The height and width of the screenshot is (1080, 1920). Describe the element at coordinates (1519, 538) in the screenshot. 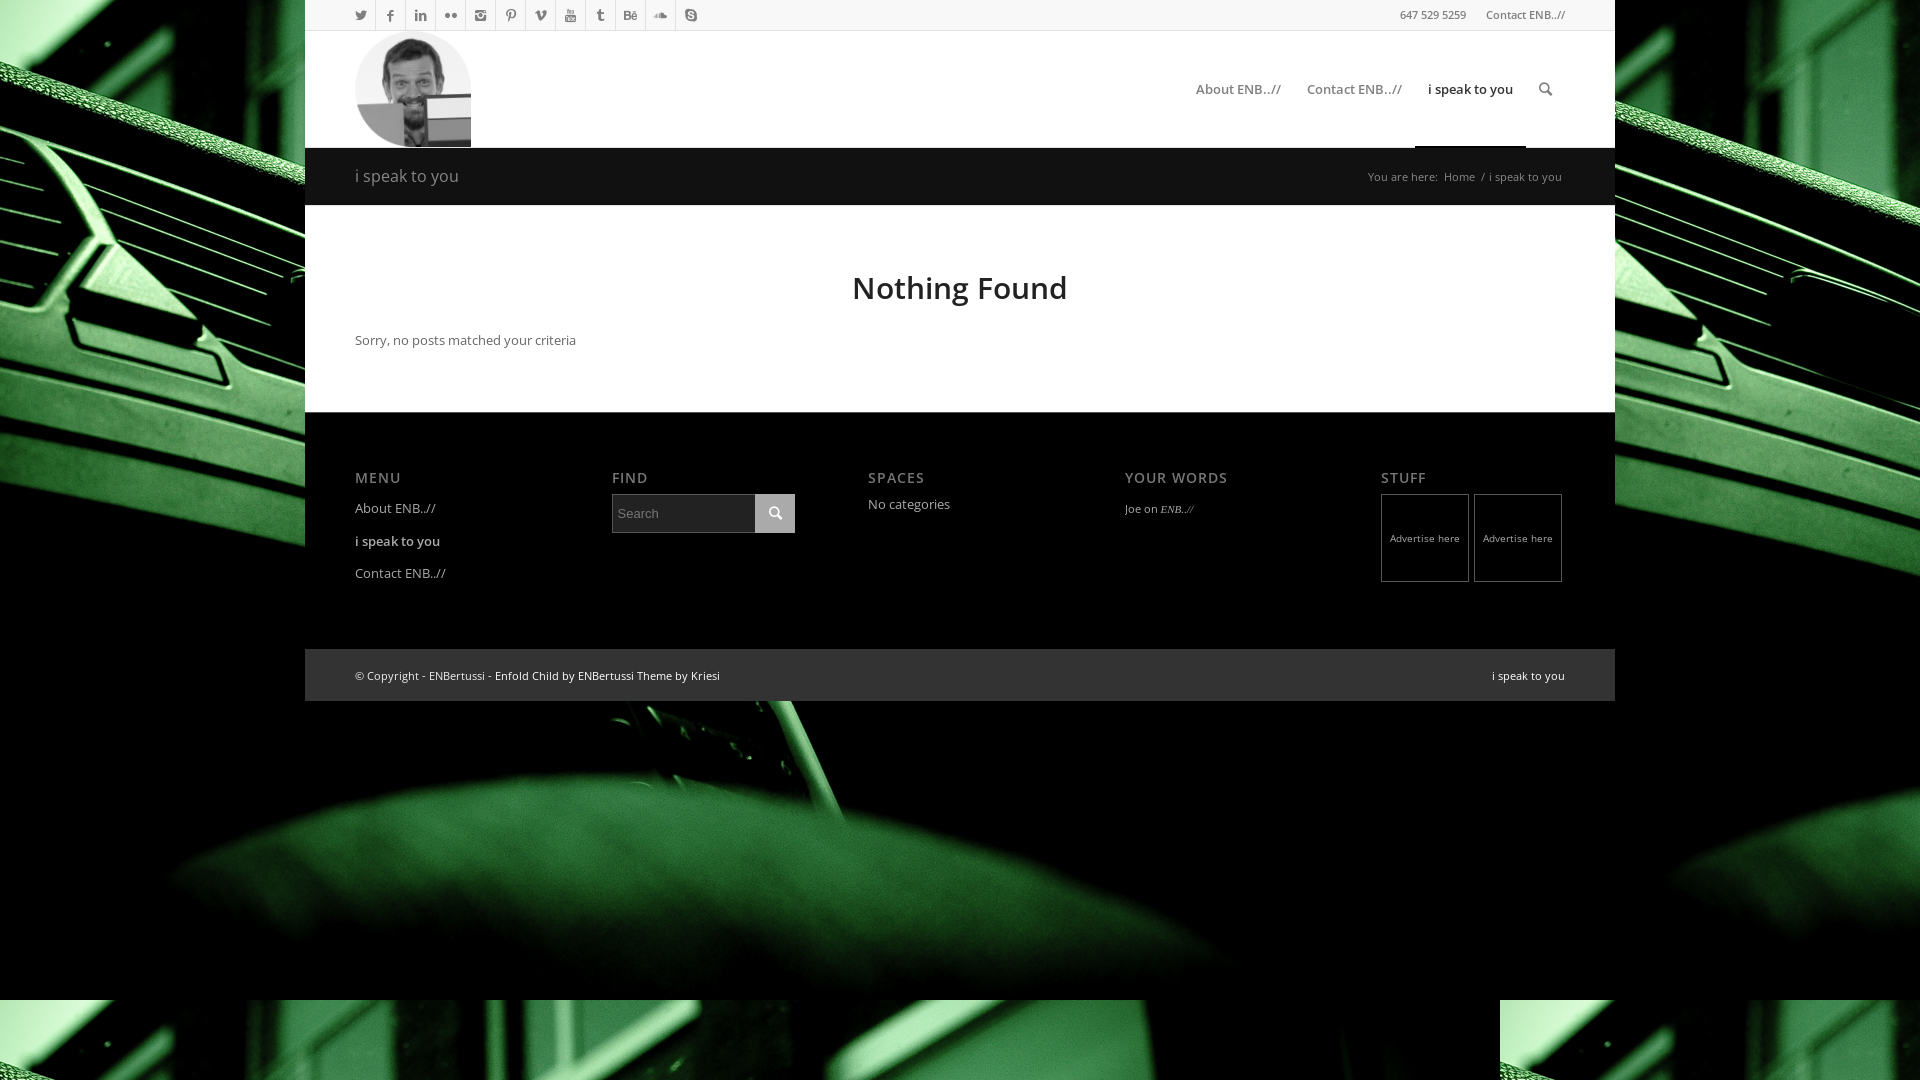

I see `'Advertise here'` at that location.